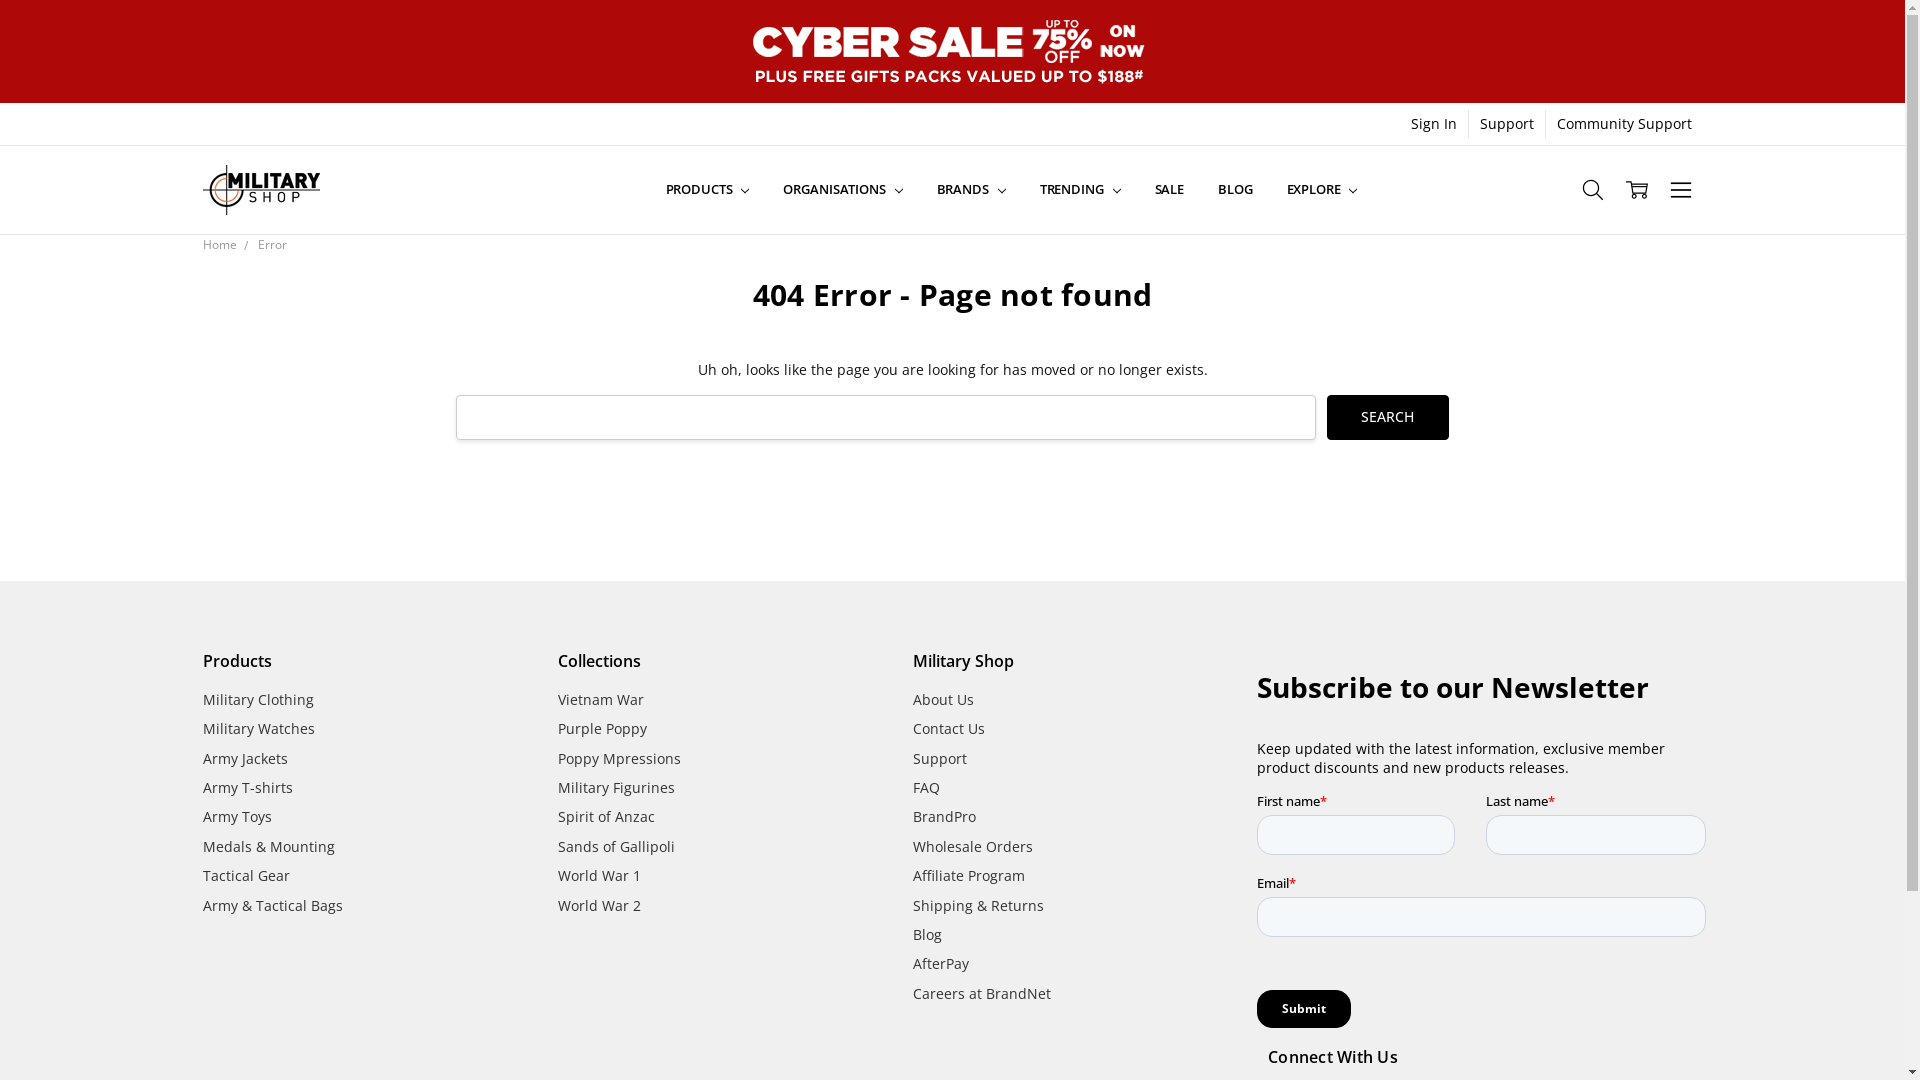 The height and width of the screenshot is (1080, 1920). Describe the element at coordinates (1322, 189) in the screenshot. I see `'EXPLORE'` at that location.